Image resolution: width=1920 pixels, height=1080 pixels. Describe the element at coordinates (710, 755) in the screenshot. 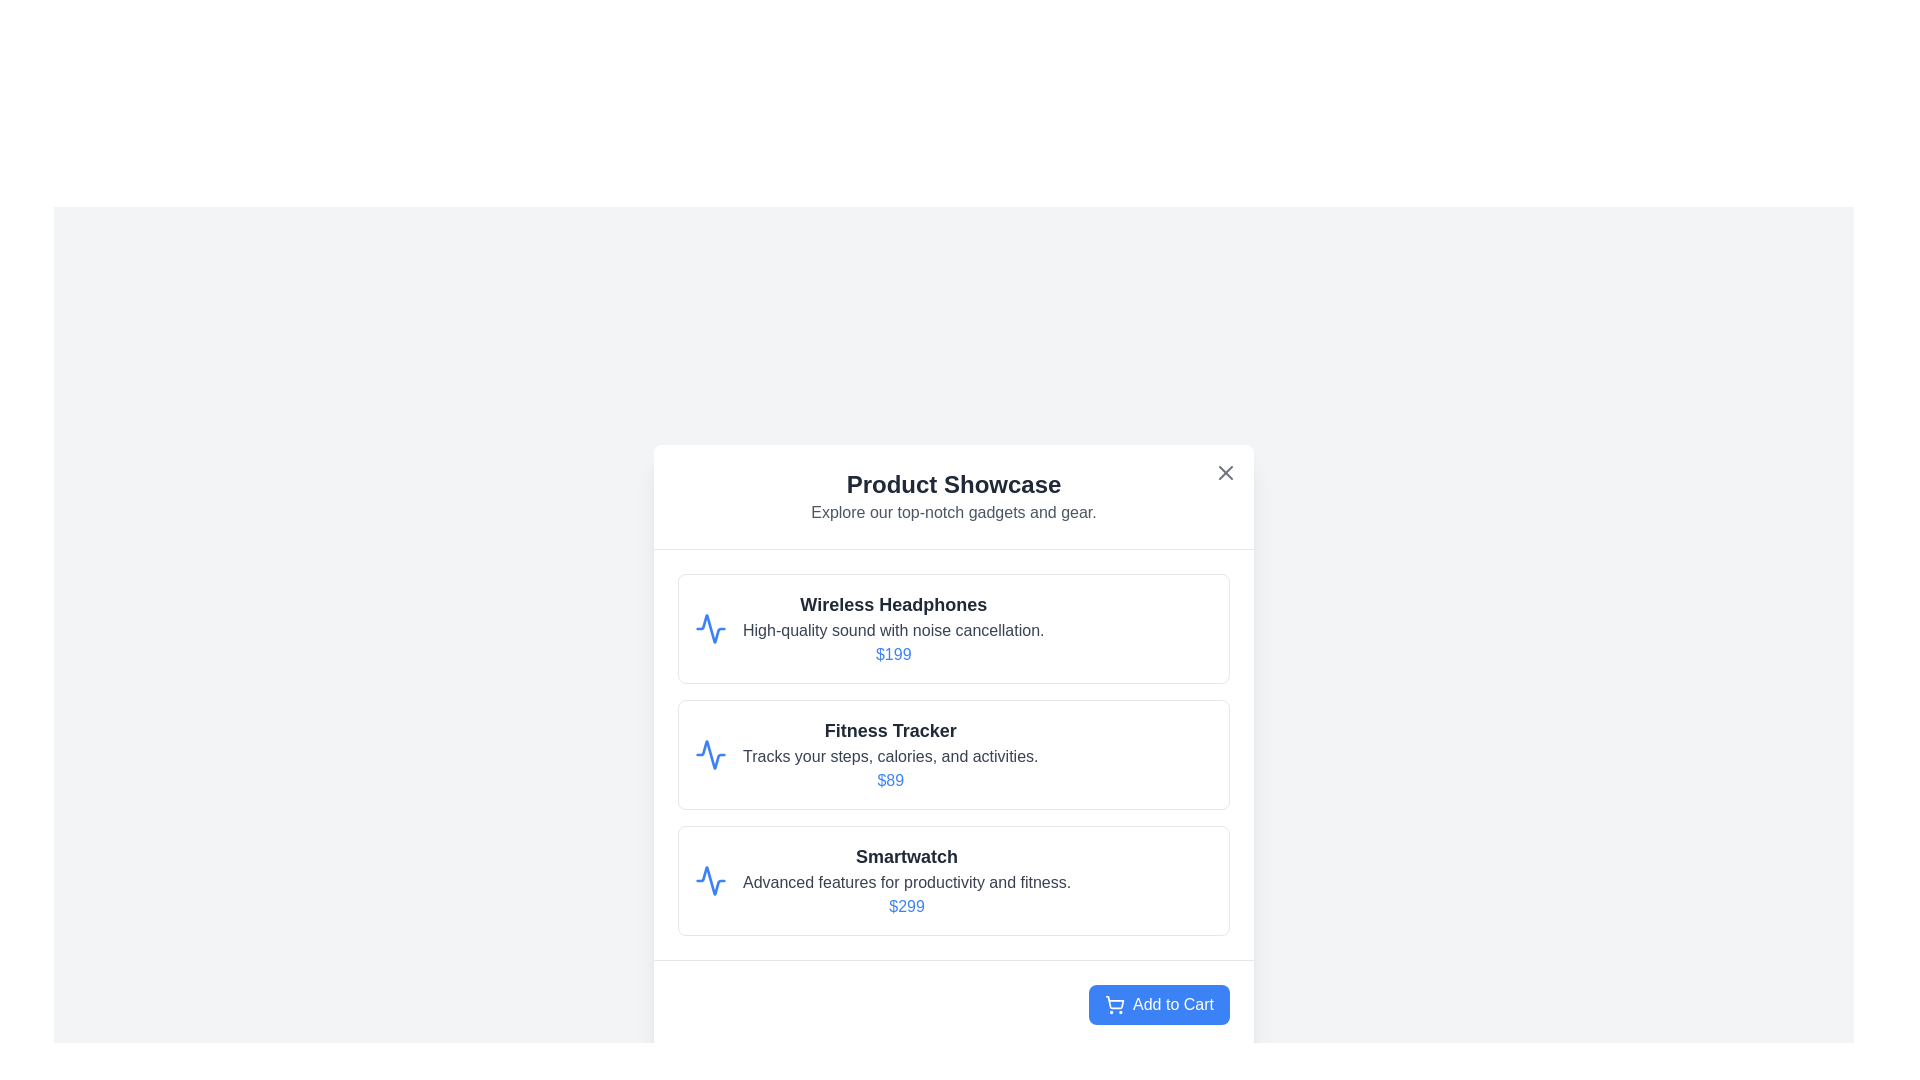

I see `blue waveform icon representing a fitness tracker, located in the second section of product descriptions, positioned to the left of the text 'Fitness Tracker' and above '$89'` at that location.